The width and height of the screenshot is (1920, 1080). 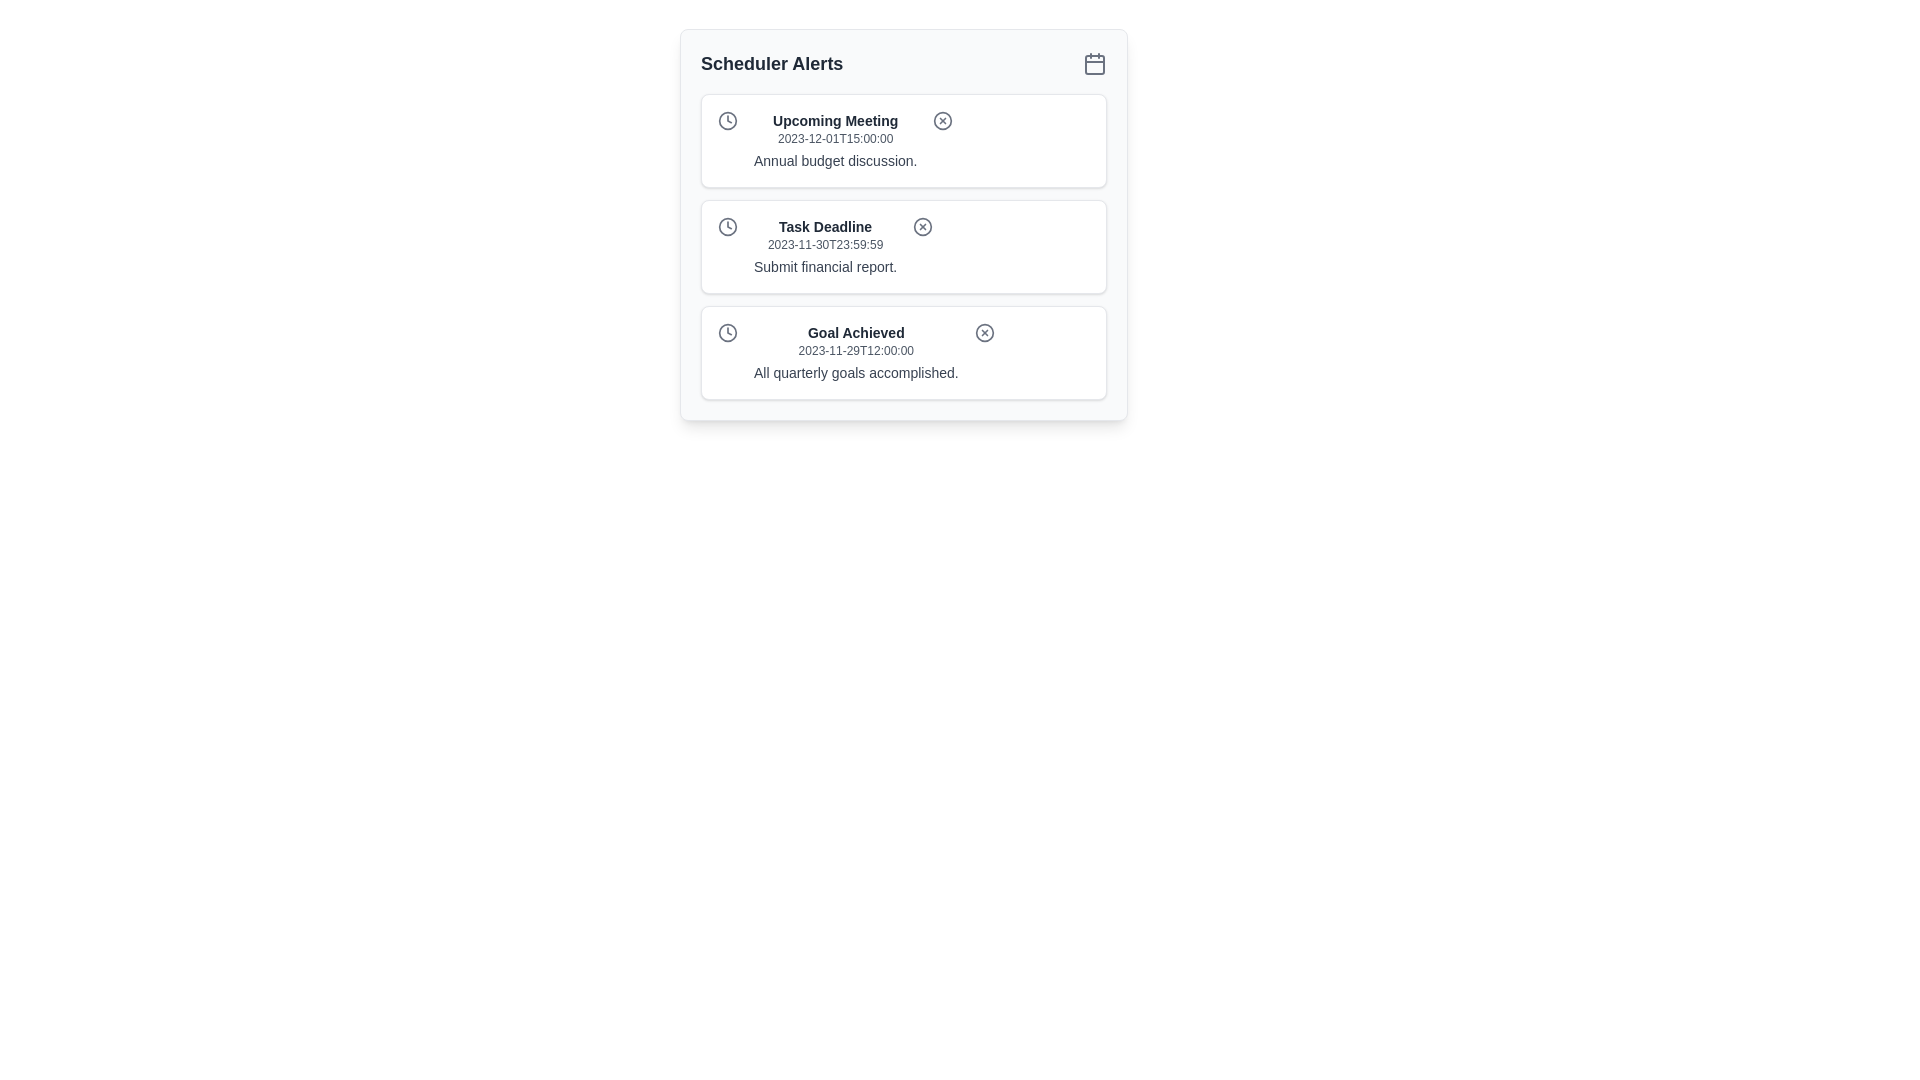 I want to click on the small rounded rectangle located at the center of the calendar icon in the top-right corner of the interface, so click(x=1093, y=64).